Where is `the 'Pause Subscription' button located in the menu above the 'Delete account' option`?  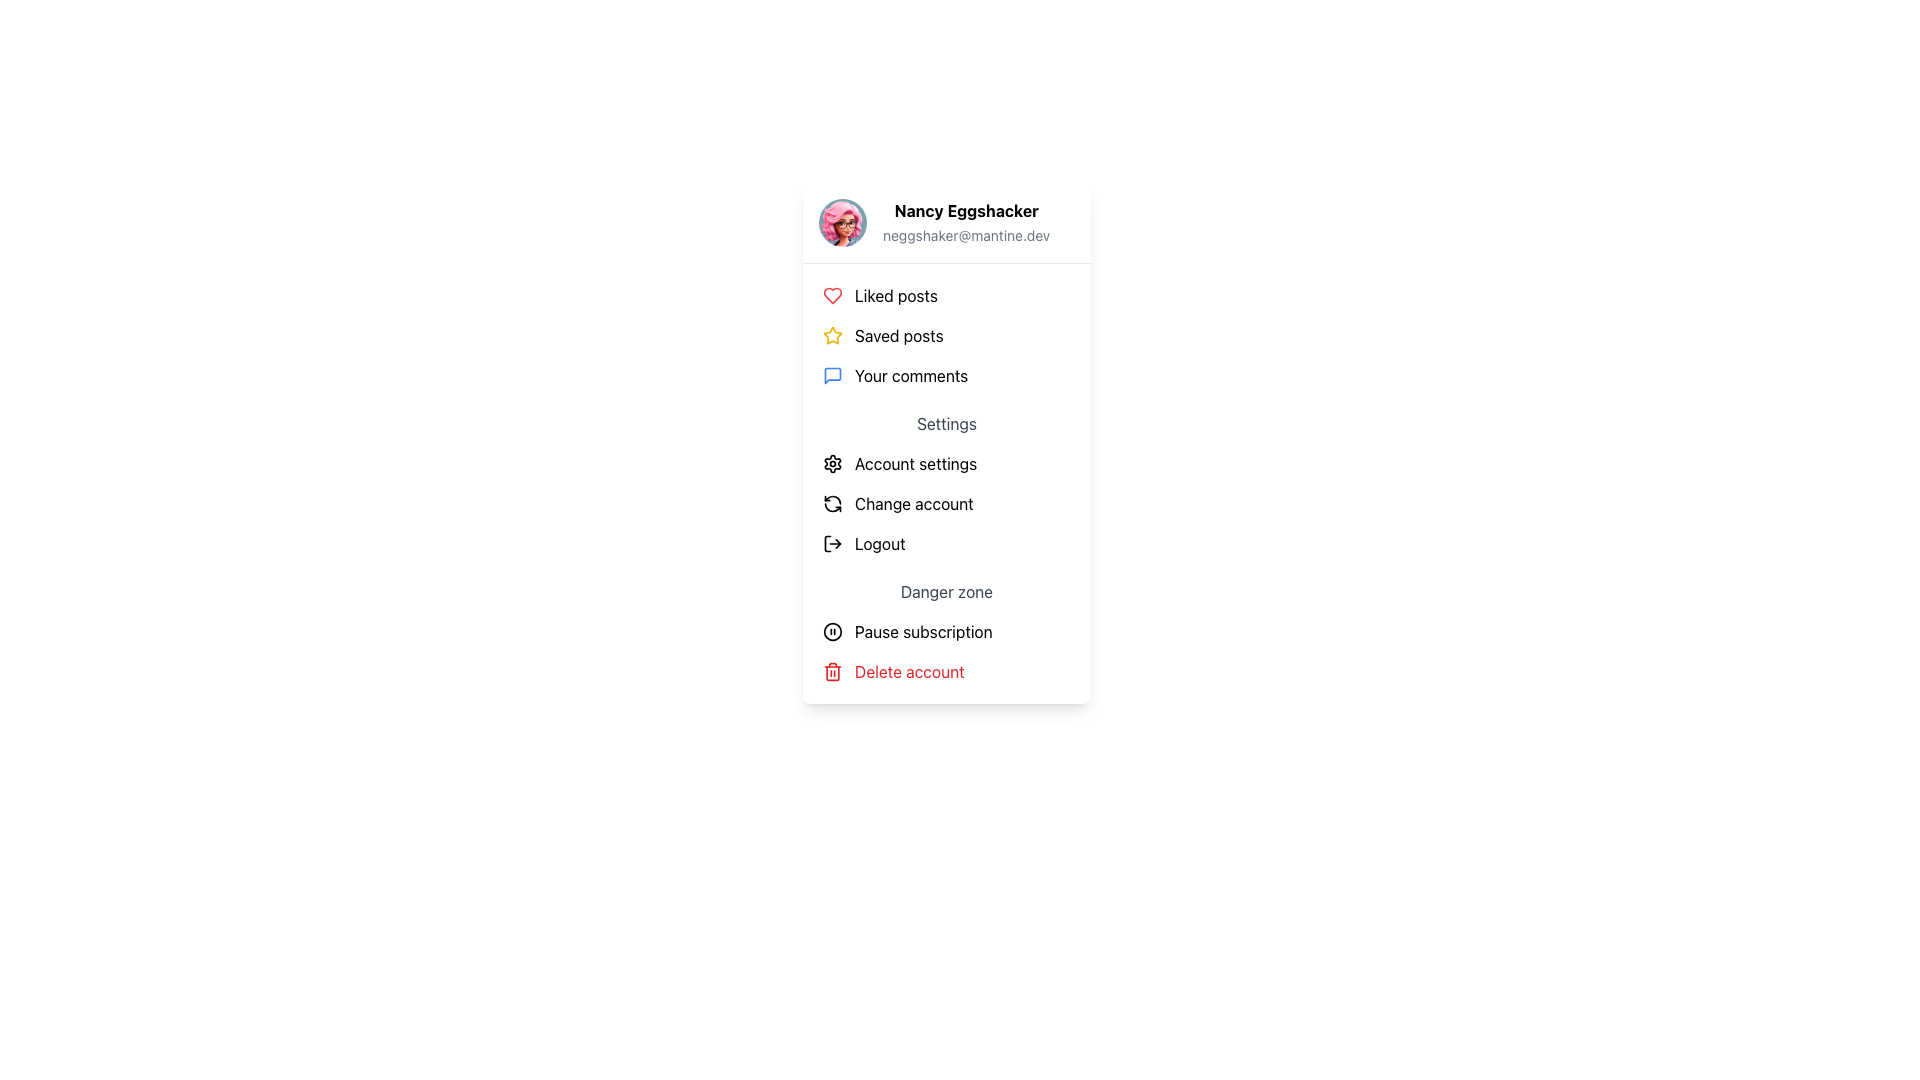
the 'Pause Subscription' button located in the menu above the 'Delete account' option is located at coordinates (945, 632).